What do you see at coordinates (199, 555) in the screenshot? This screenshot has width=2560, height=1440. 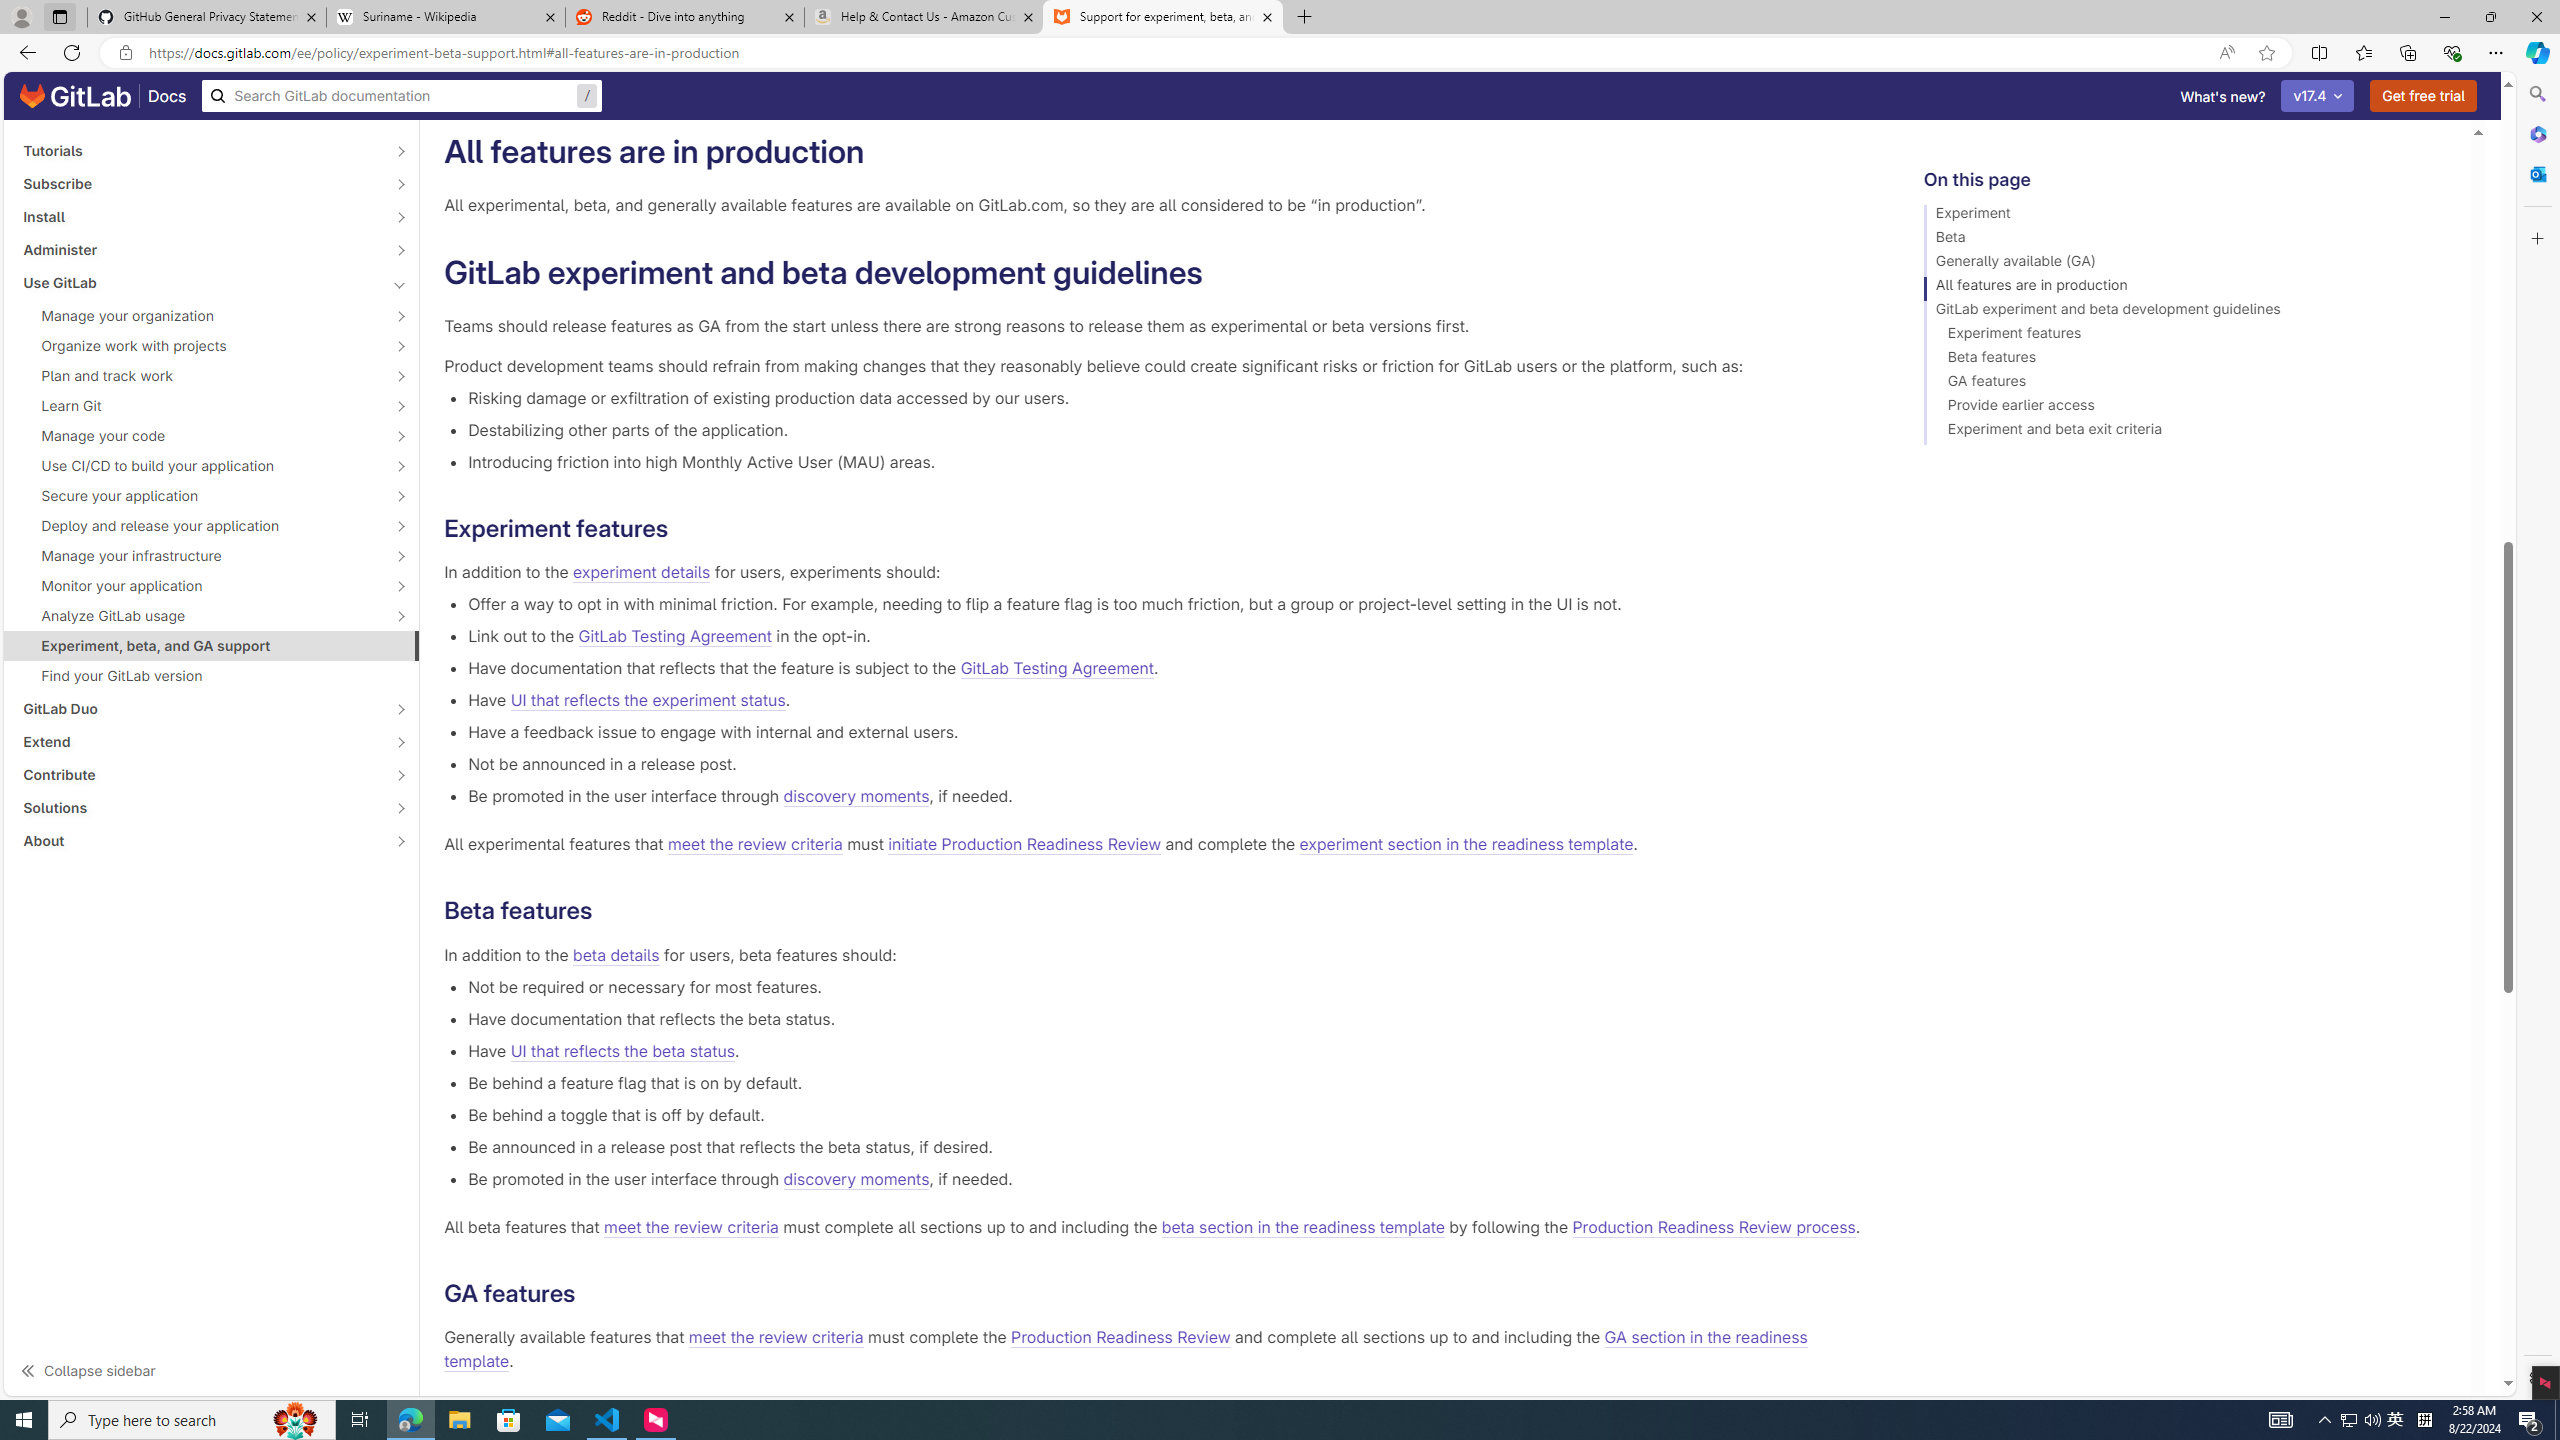 I see `'Manage your infrastructure'` at bounding box center [199, 555].